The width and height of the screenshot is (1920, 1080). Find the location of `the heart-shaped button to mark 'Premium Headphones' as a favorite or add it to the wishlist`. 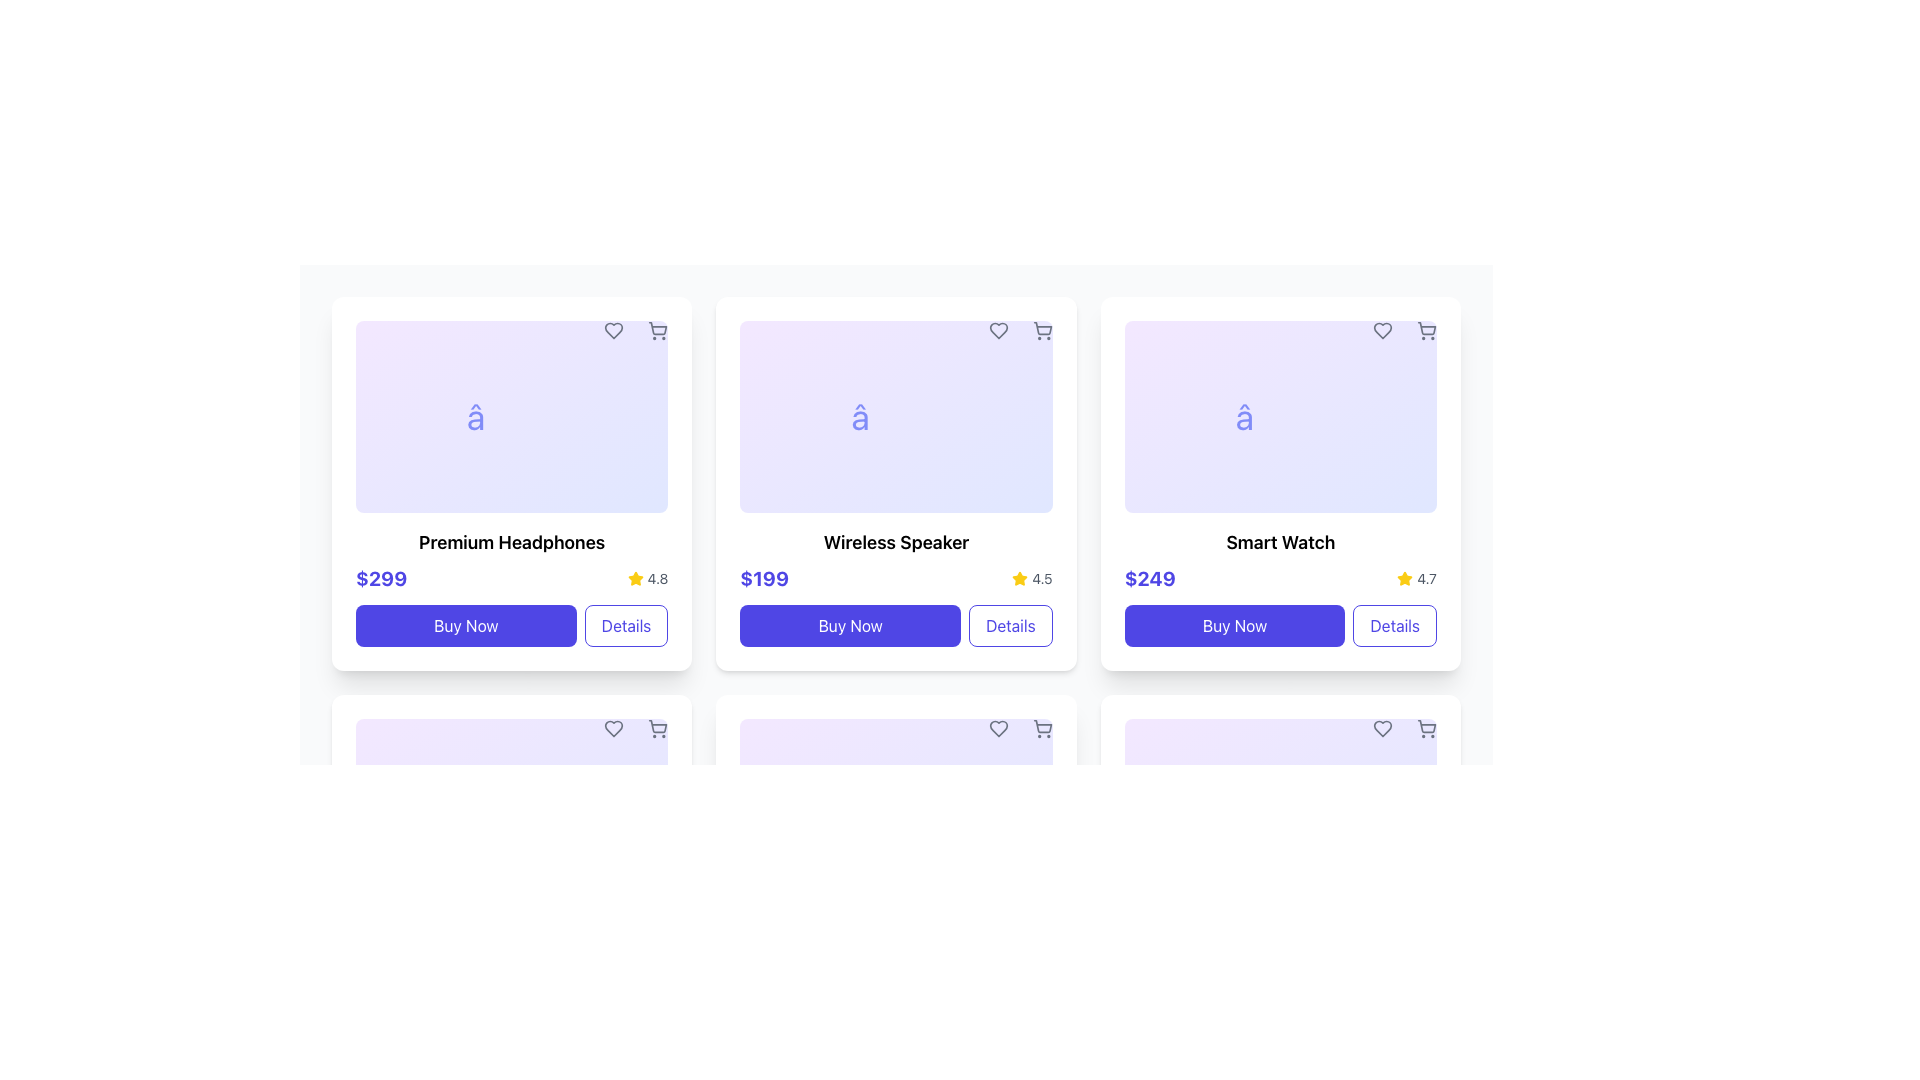

the heart-shaped button to mark 'Premium Headphones' as a favorite or add it to the wishlist is located at coordinates (613, 330).